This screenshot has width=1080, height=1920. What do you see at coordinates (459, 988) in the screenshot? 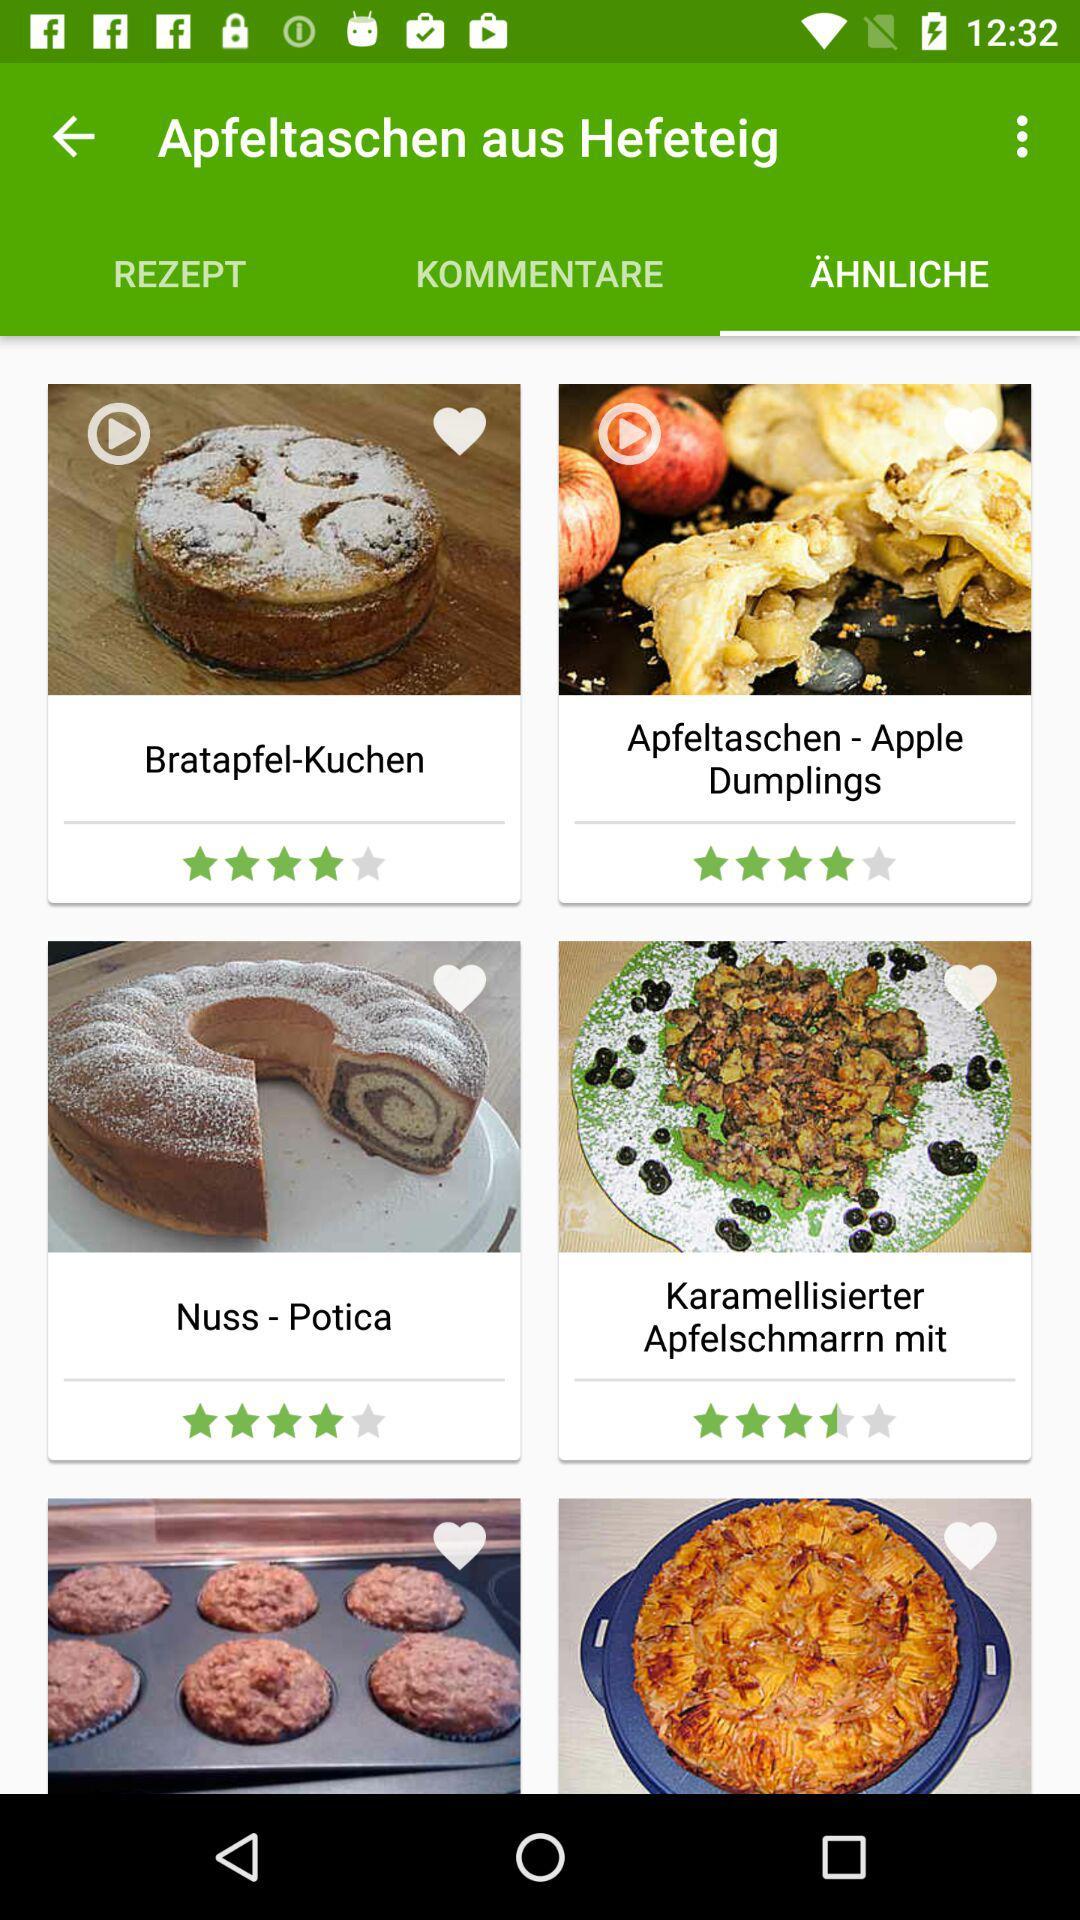
I see `the icon at the center` at bounding box center [459, 988].